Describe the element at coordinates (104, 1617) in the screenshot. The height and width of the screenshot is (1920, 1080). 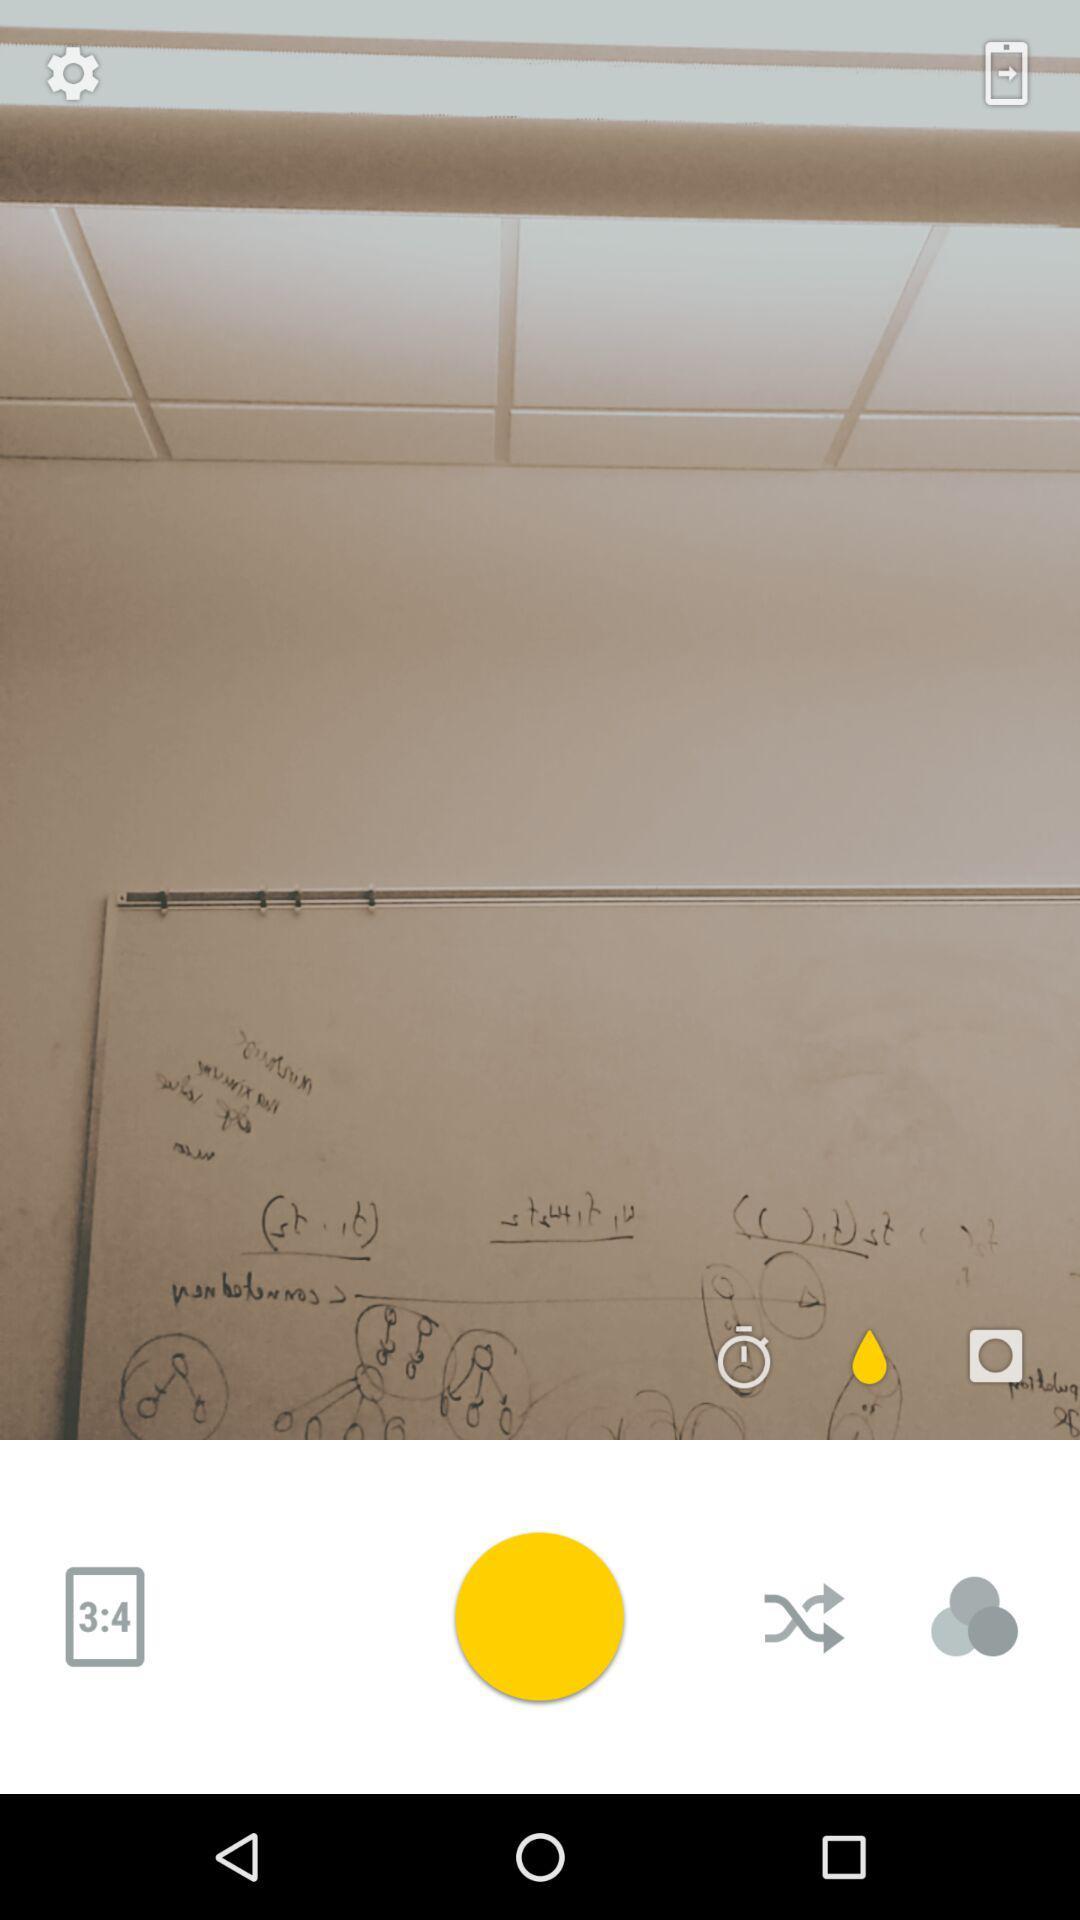
I see `image size` at that location.